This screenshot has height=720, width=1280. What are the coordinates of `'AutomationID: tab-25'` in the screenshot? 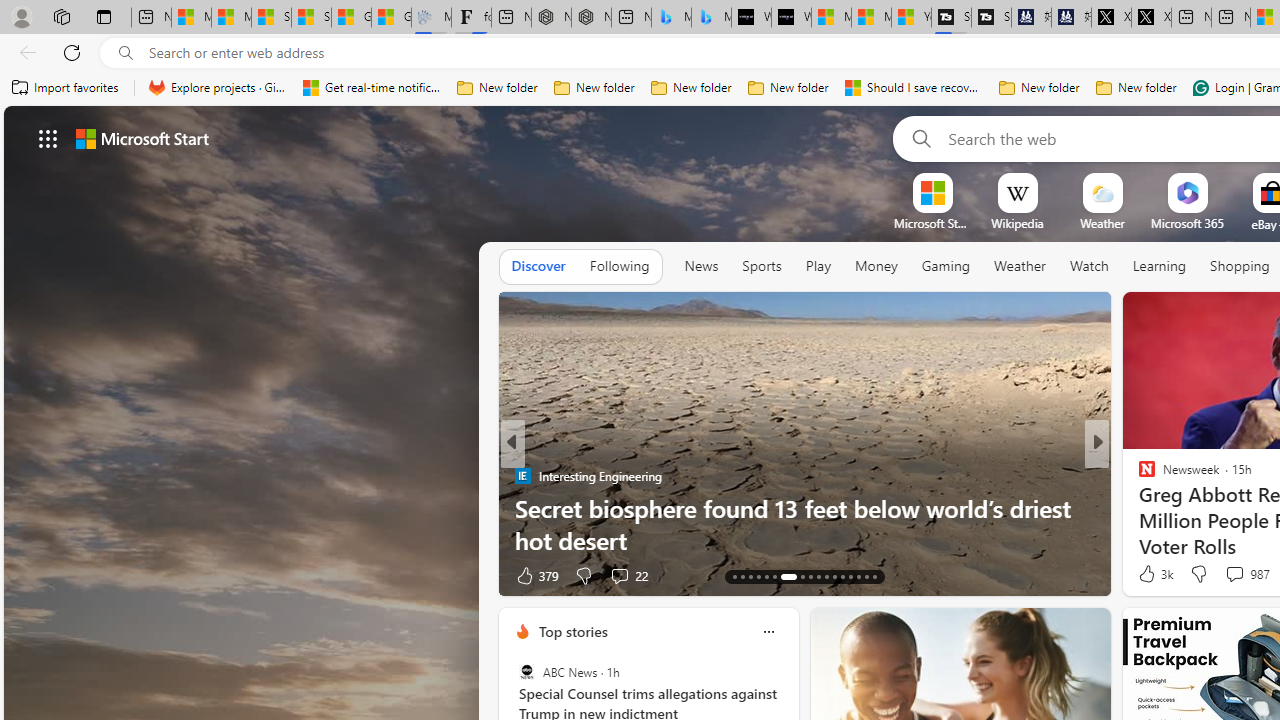 It's located at (842, 577).